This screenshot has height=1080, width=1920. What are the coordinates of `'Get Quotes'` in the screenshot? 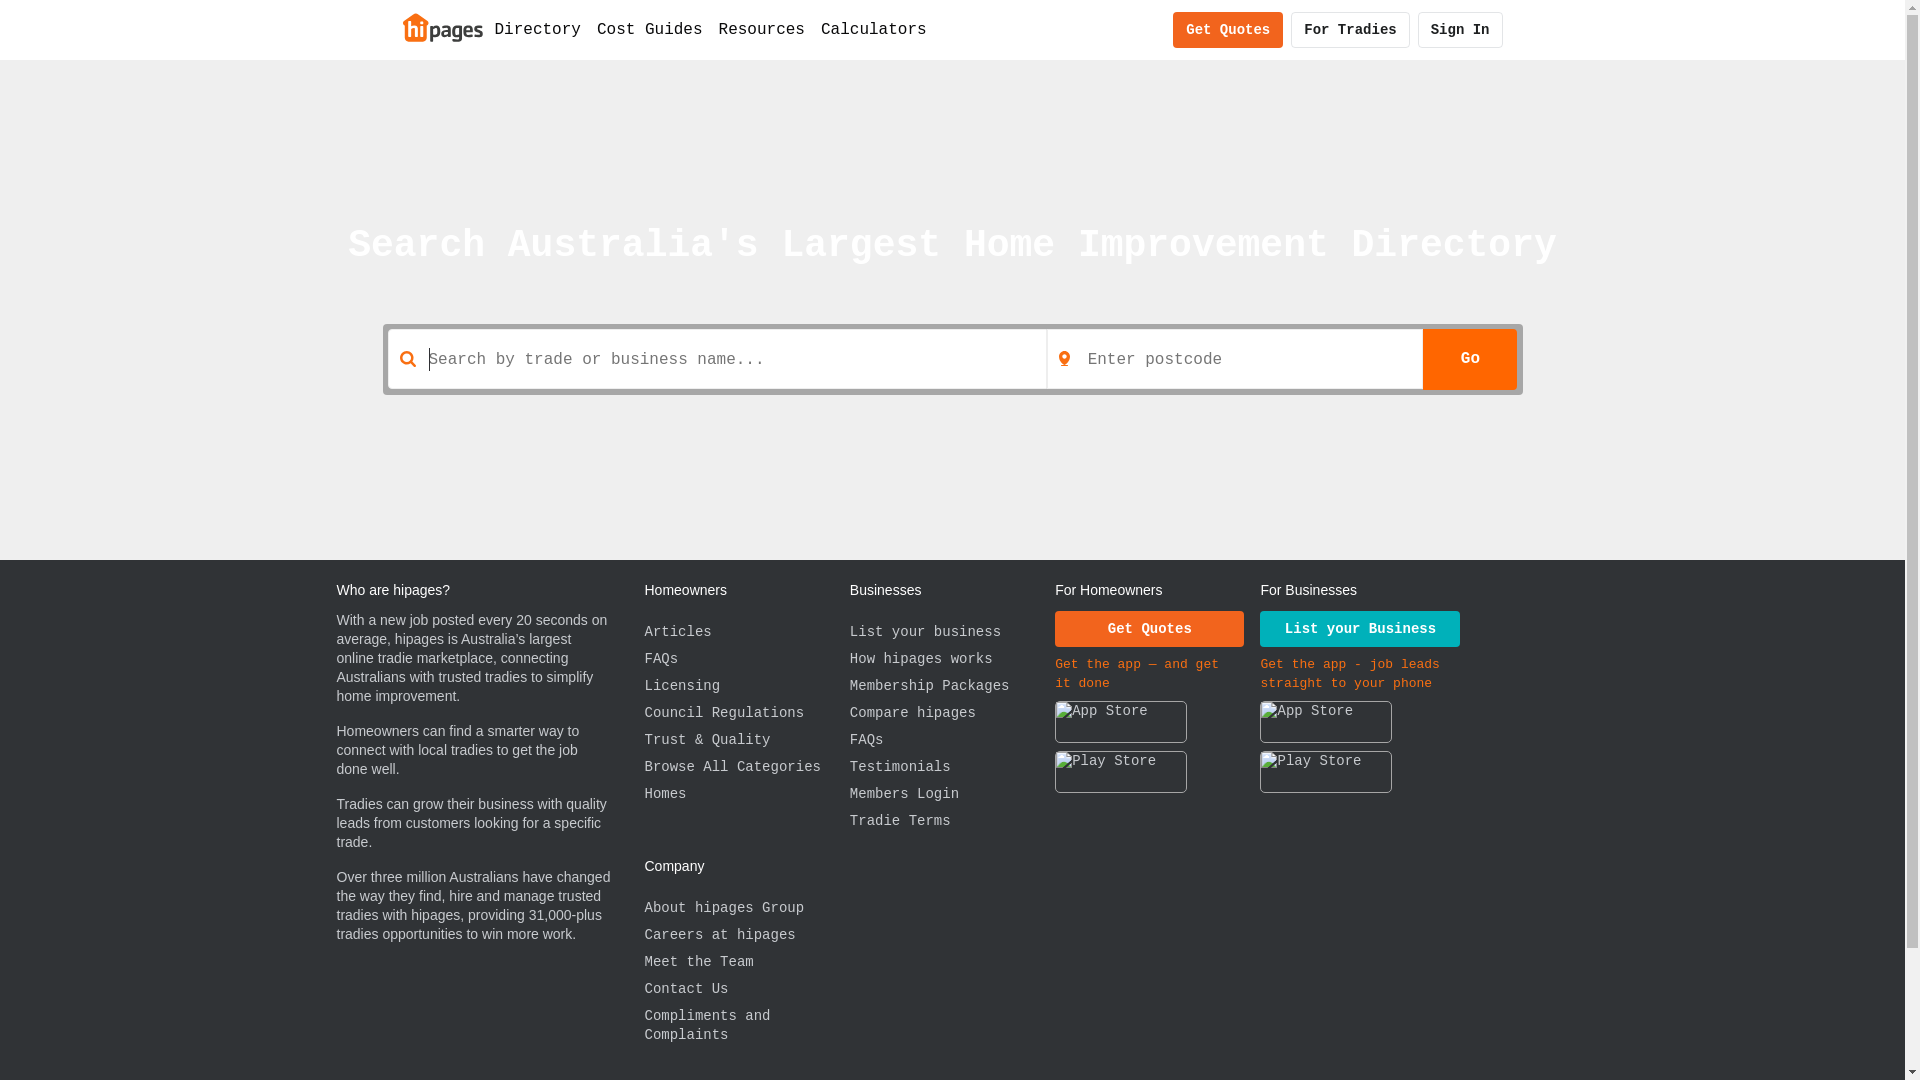 It's located at (1227, 30).